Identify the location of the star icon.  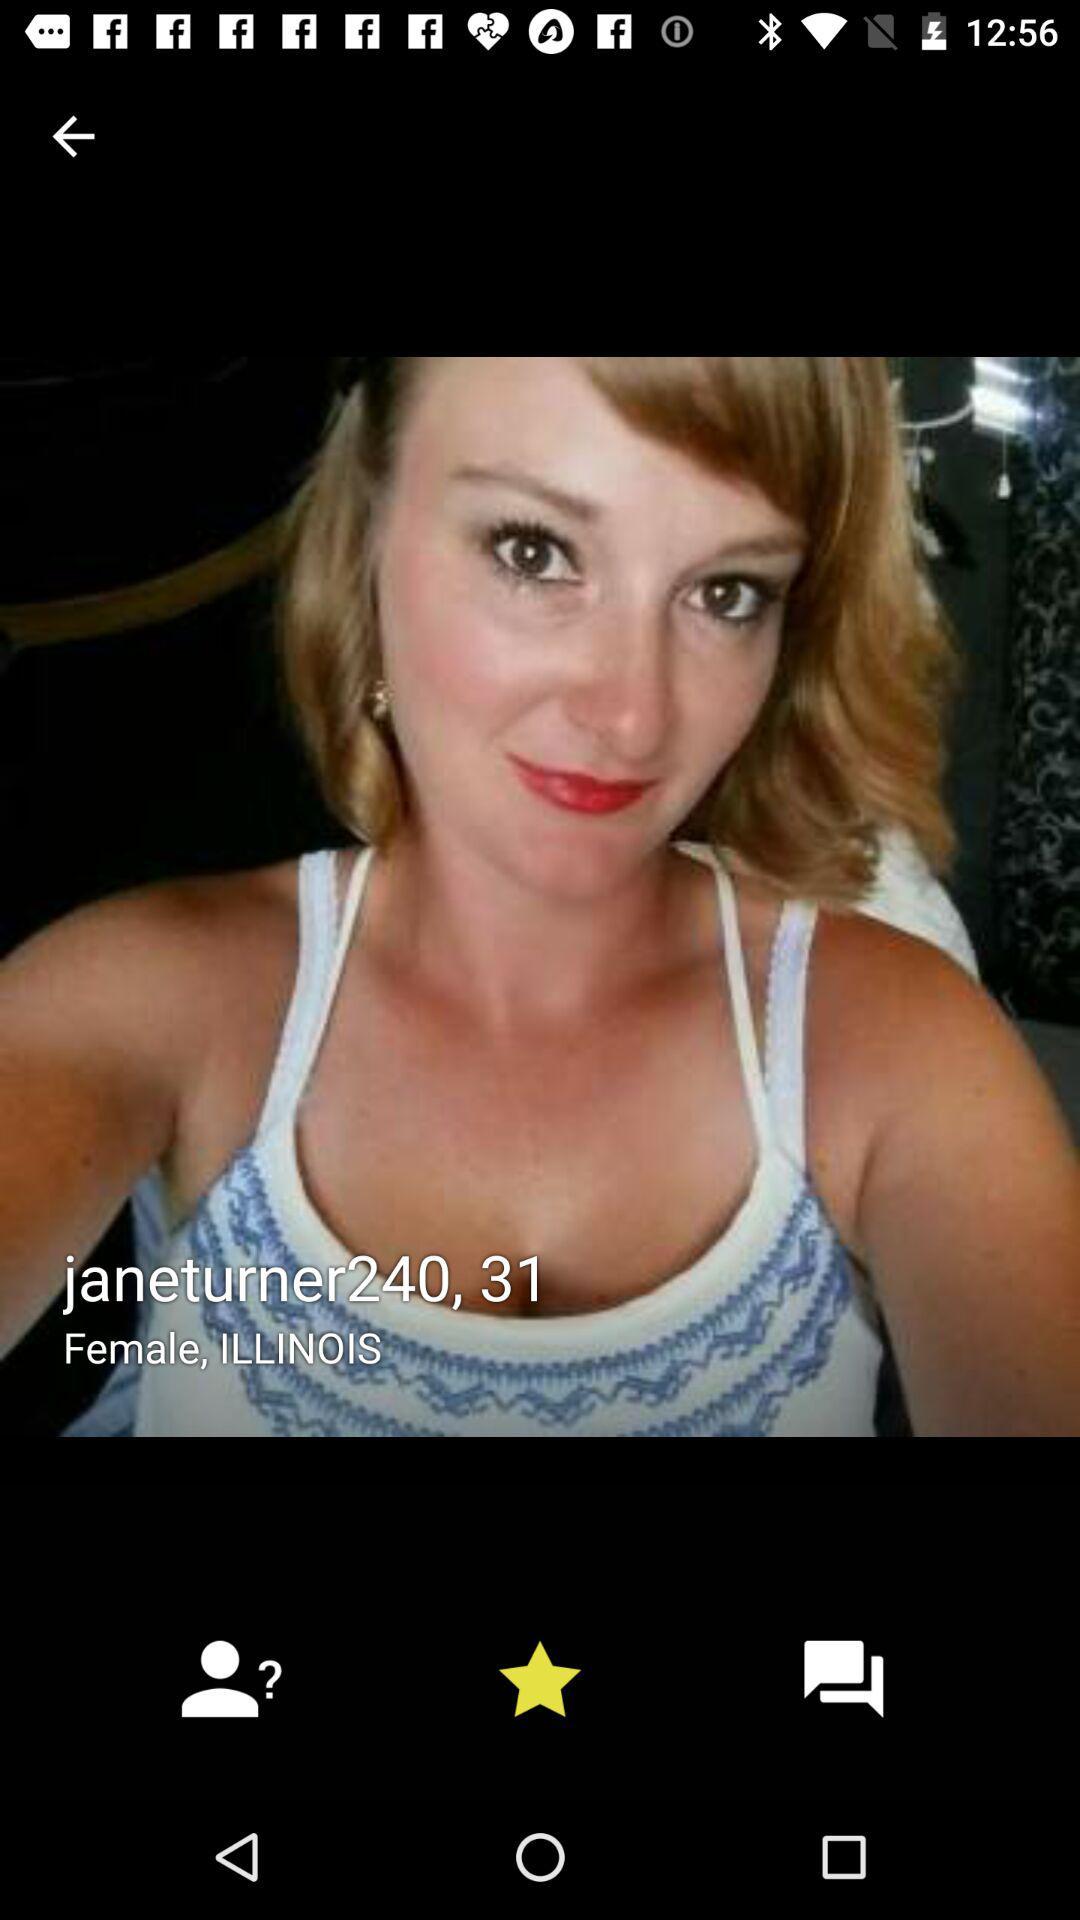
(538, 1678).